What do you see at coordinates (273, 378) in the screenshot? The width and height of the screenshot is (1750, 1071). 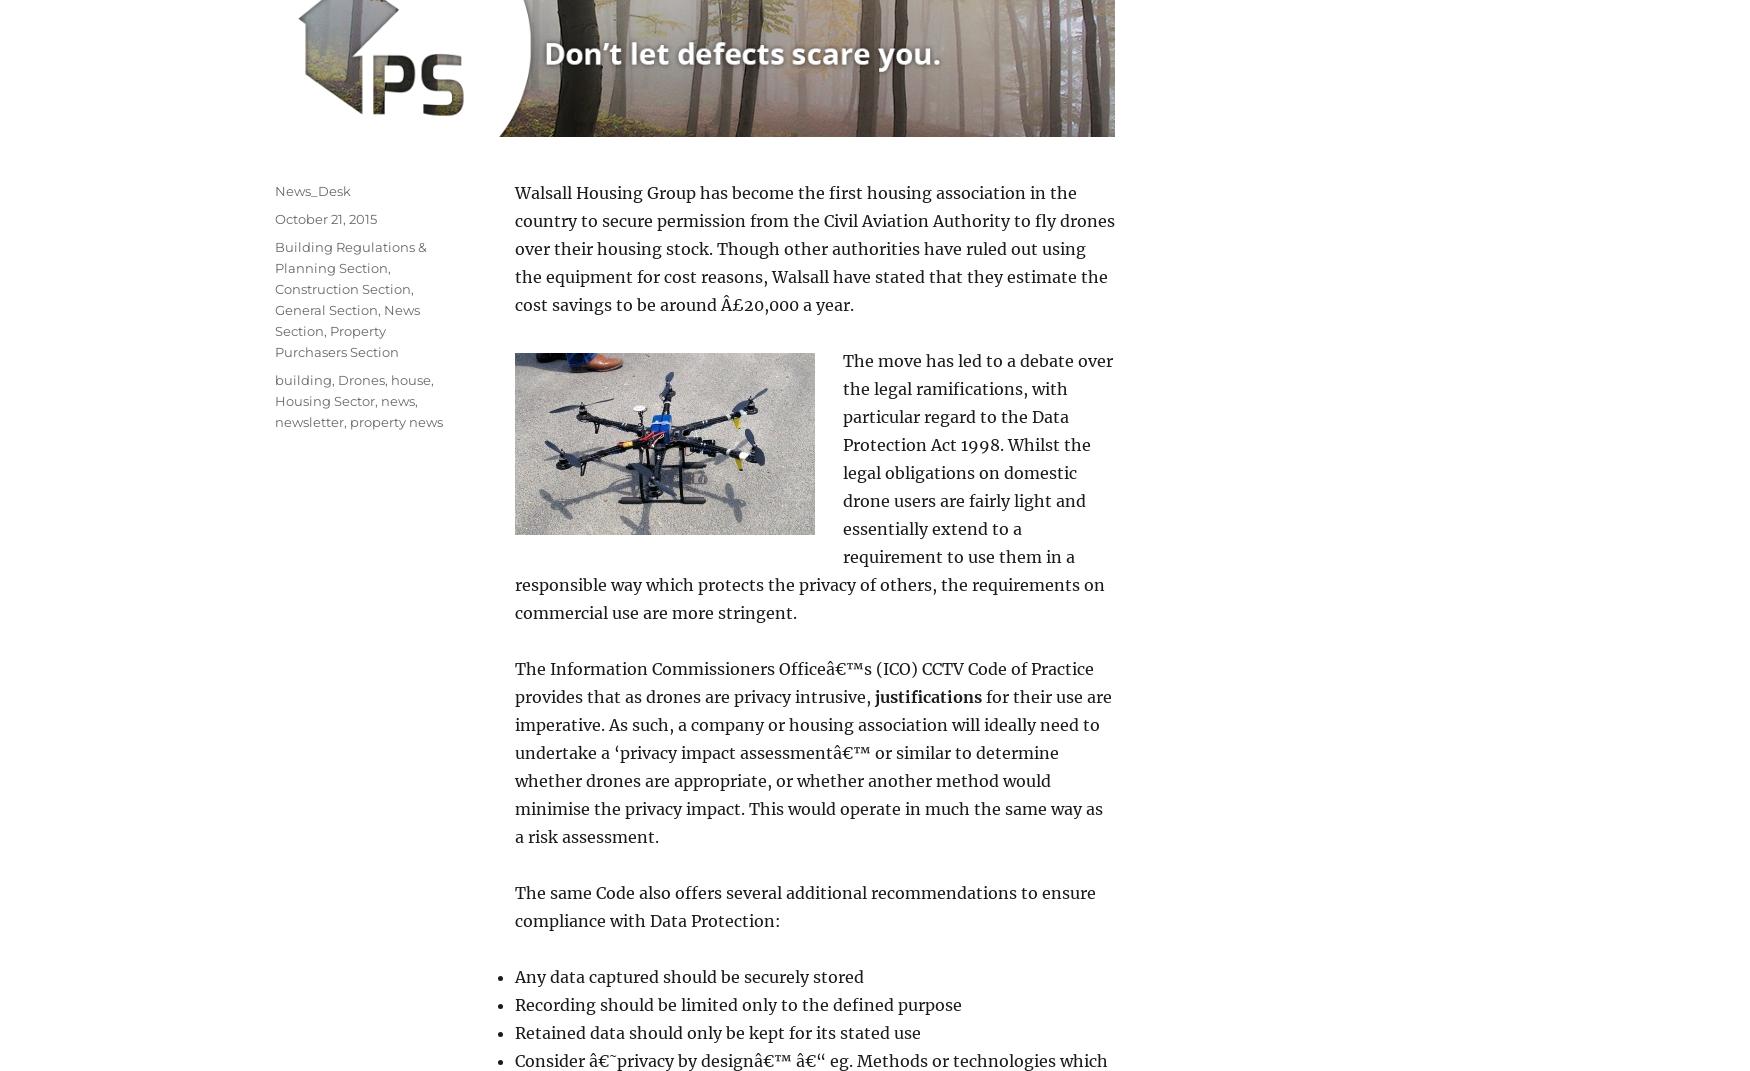 I see `'building'` at bounding box center [273, 378].